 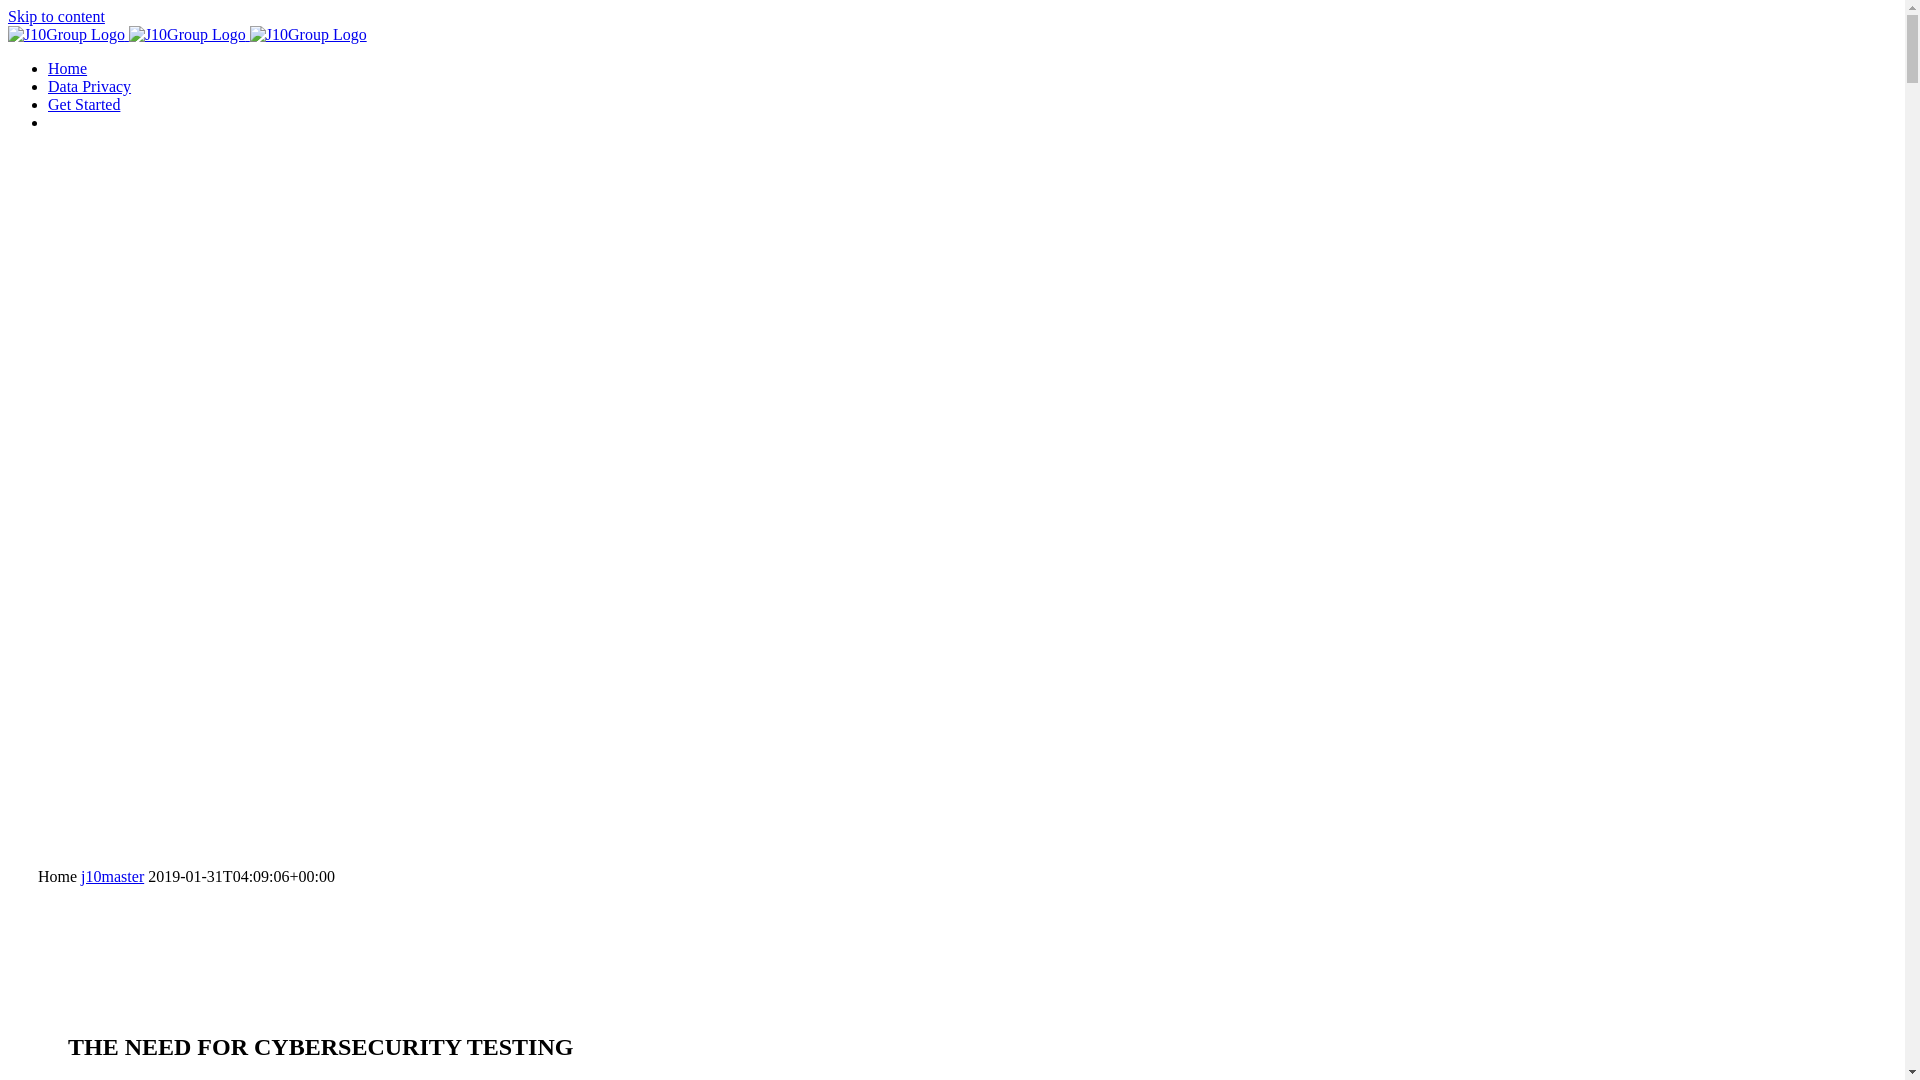 What do you see at coordinates (67, 67) in the screenshot?
I see `'Home'` at bounding box center [67, 67].